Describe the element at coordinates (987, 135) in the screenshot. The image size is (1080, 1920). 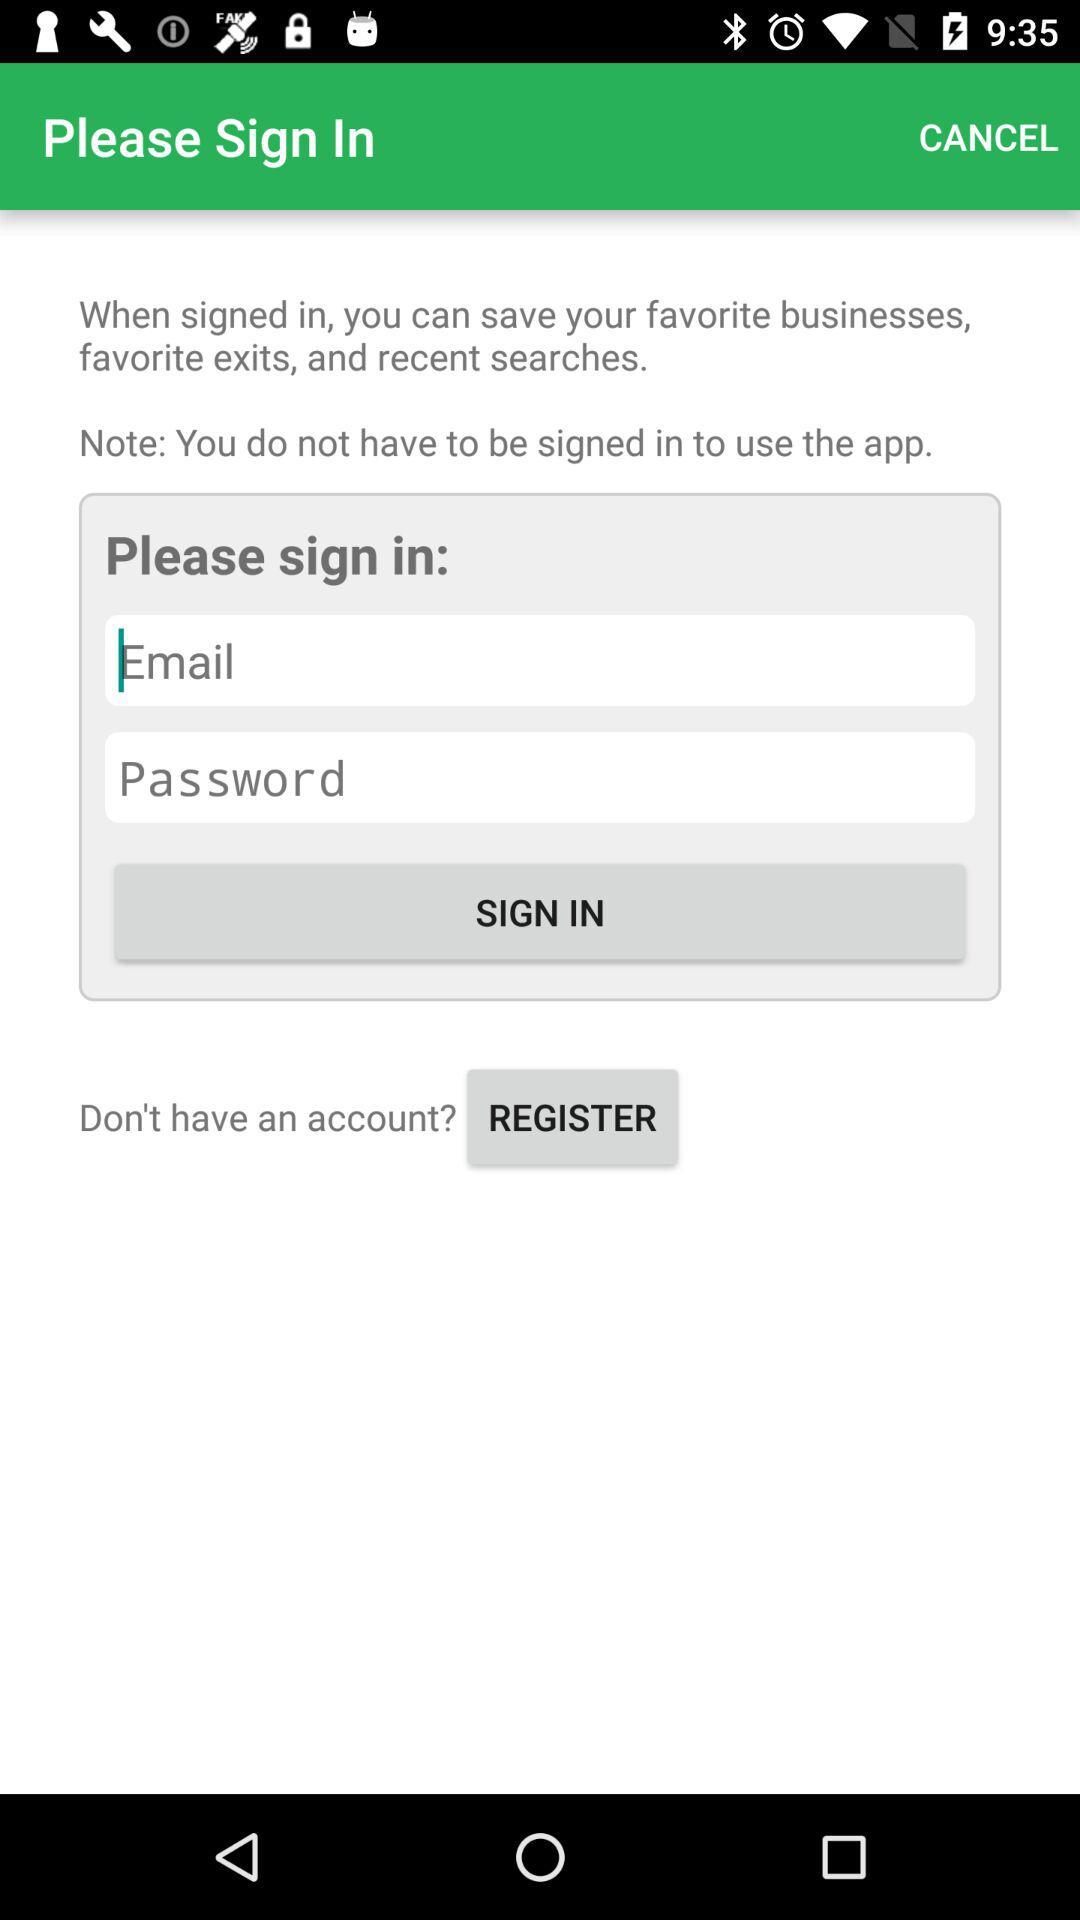
I see `the app to the right of the please sign in icon` at that location.